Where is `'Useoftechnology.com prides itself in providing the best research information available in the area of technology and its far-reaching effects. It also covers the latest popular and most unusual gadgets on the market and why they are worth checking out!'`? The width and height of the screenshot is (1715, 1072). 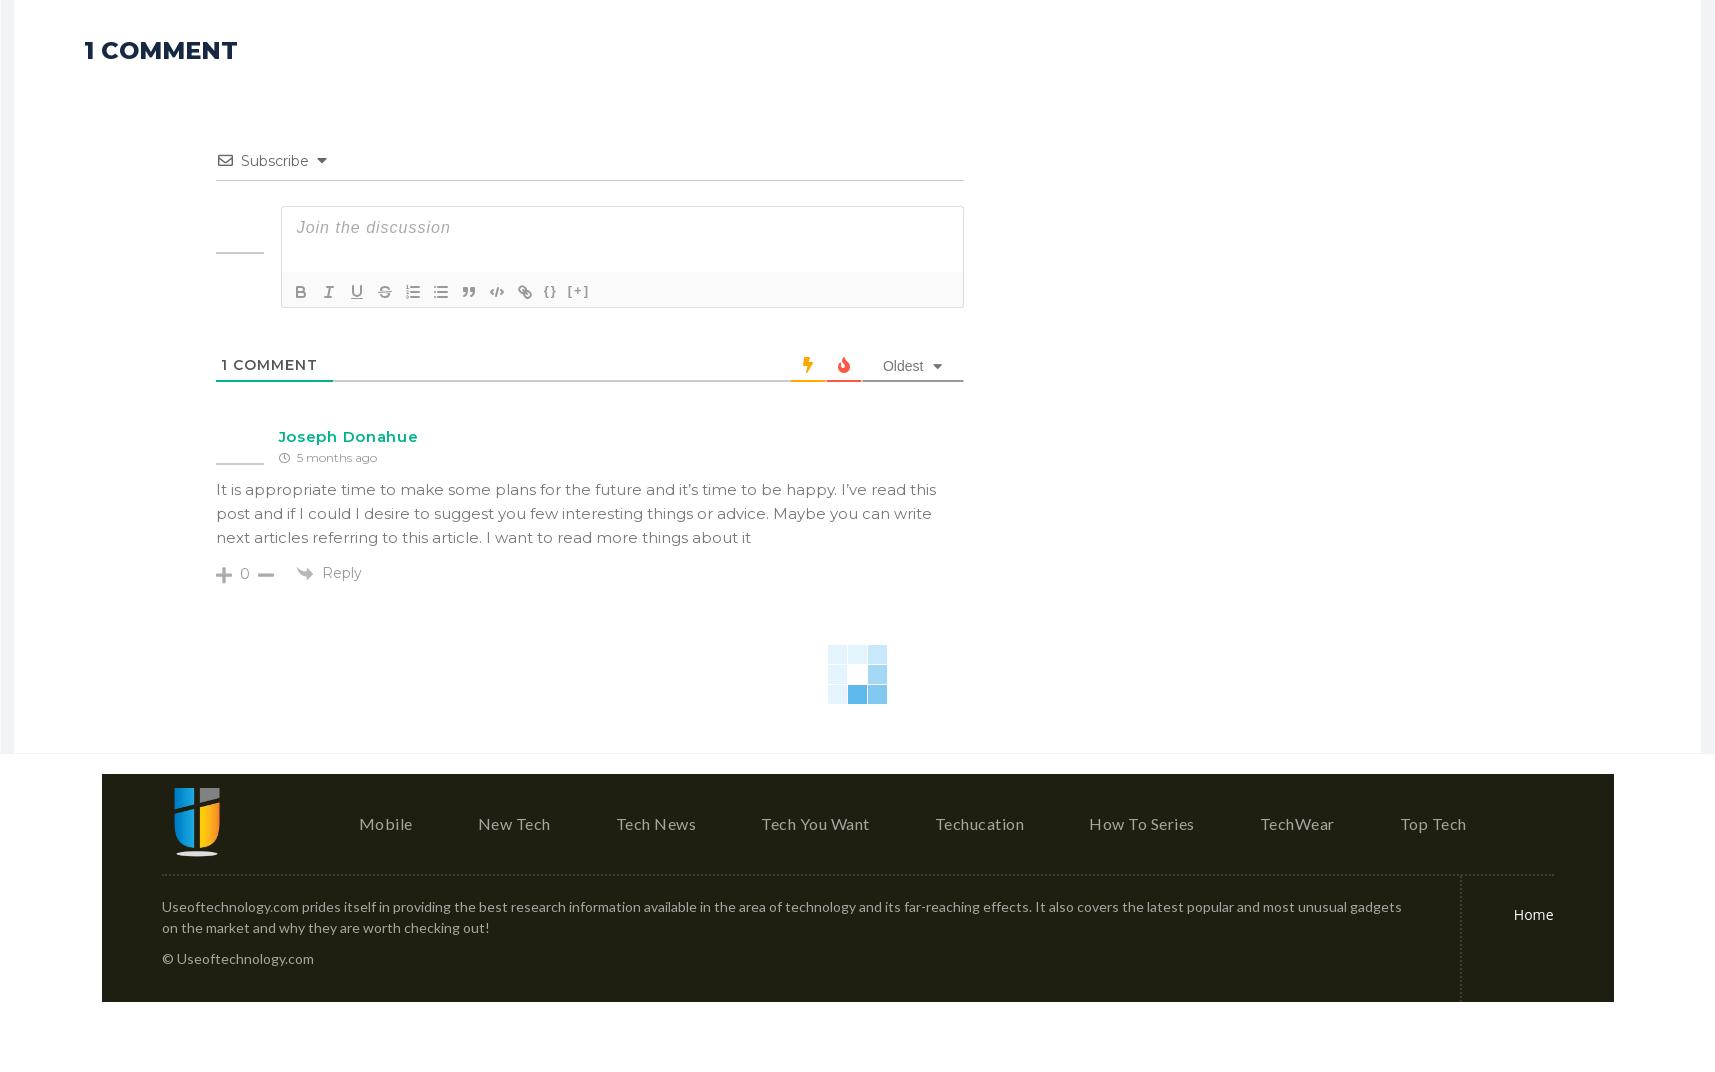
'Useoftechnology.com prides itself in providing the best research information available in the area of technology and its far-reaching effects. It also covers the latest popular and most unusual gadgets on the market and why they are worth checking out!' is located at coordinates (780, 923).